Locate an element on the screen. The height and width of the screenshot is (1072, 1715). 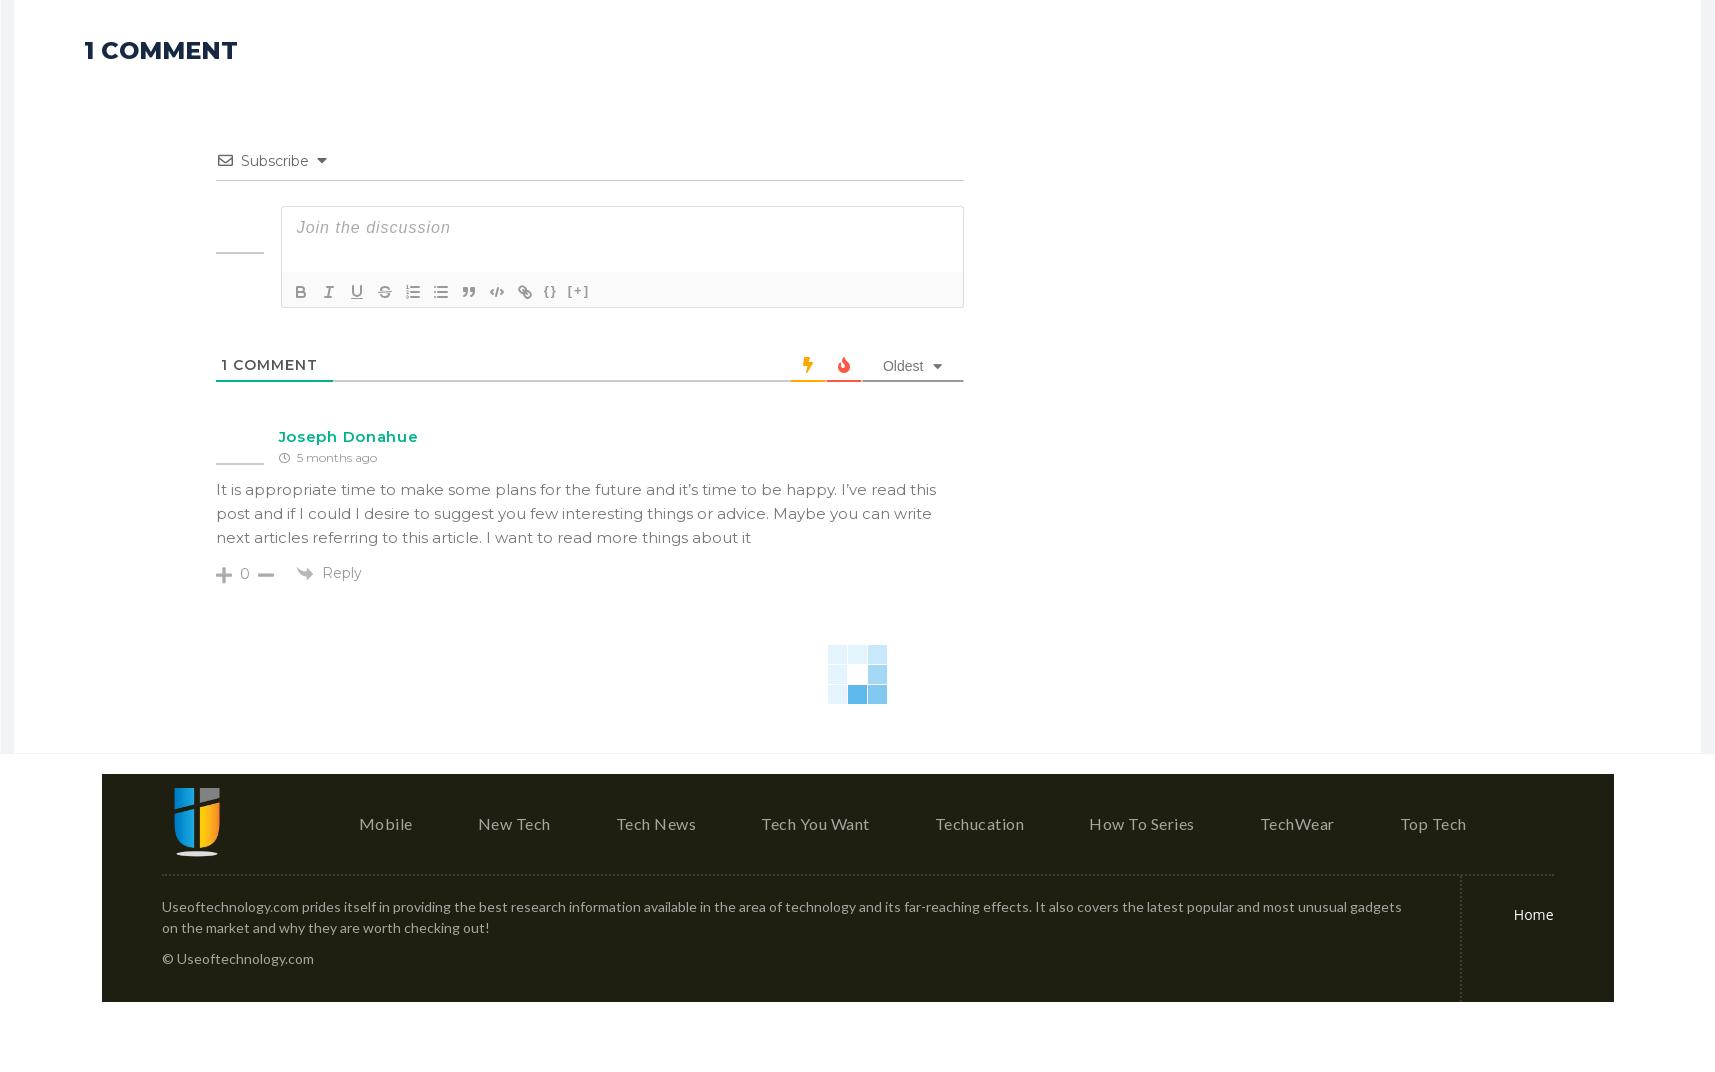
'1' is located at coordinates (220, 364).